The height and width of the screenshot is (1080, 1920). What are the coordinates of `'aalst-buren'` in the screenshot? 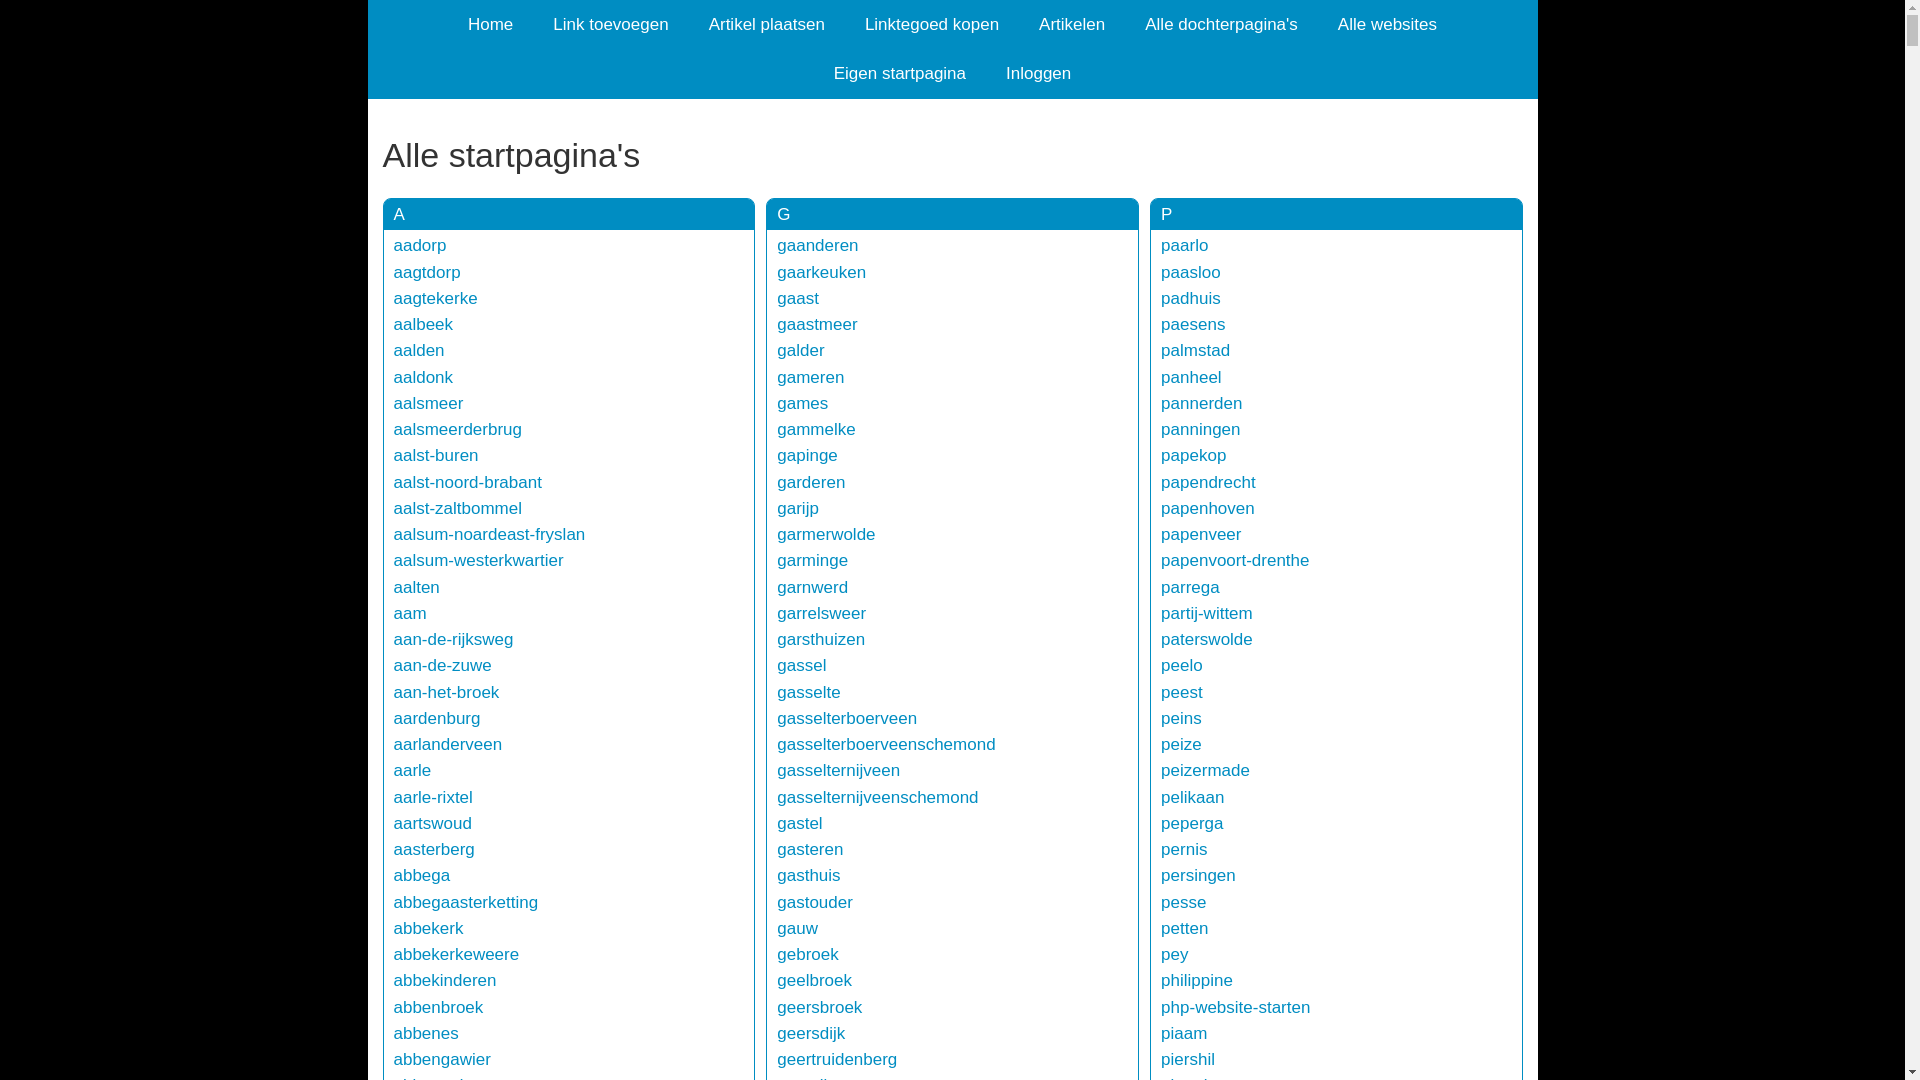 It's located at (393, 455).